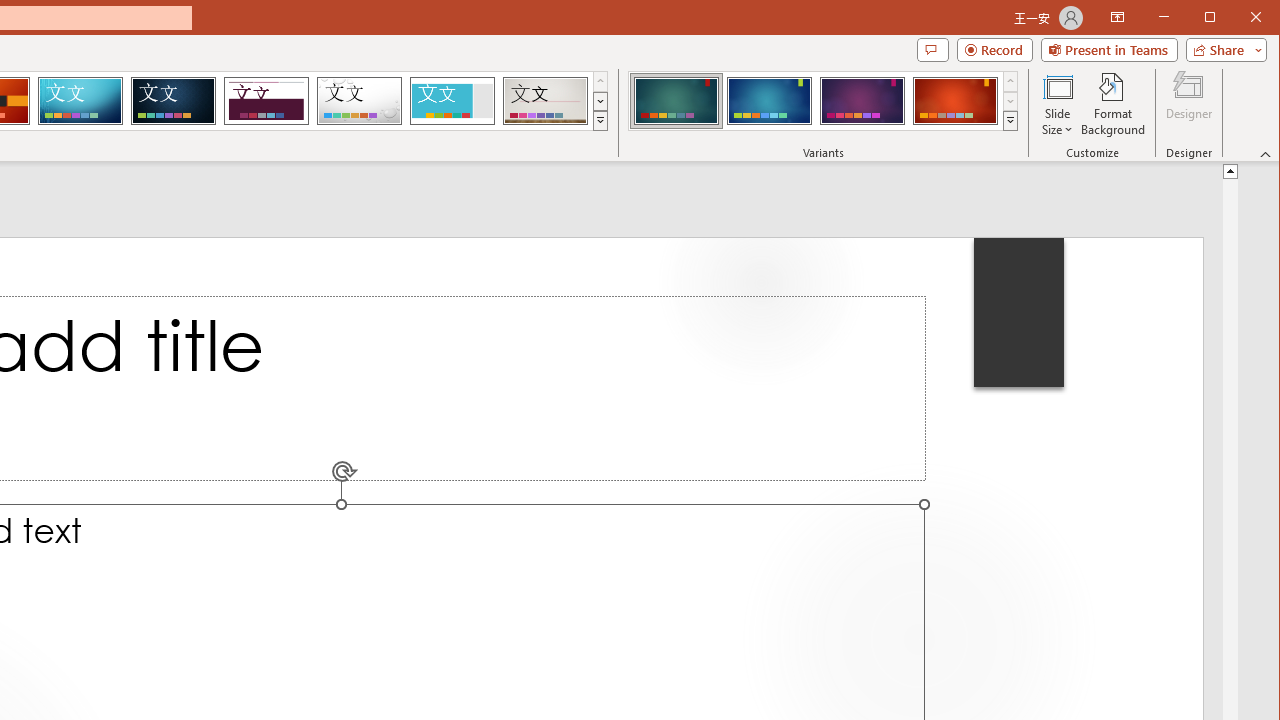 The height and width of the screenshot is (720, 1280). I want to click on 'Damask', so click(173, 100).